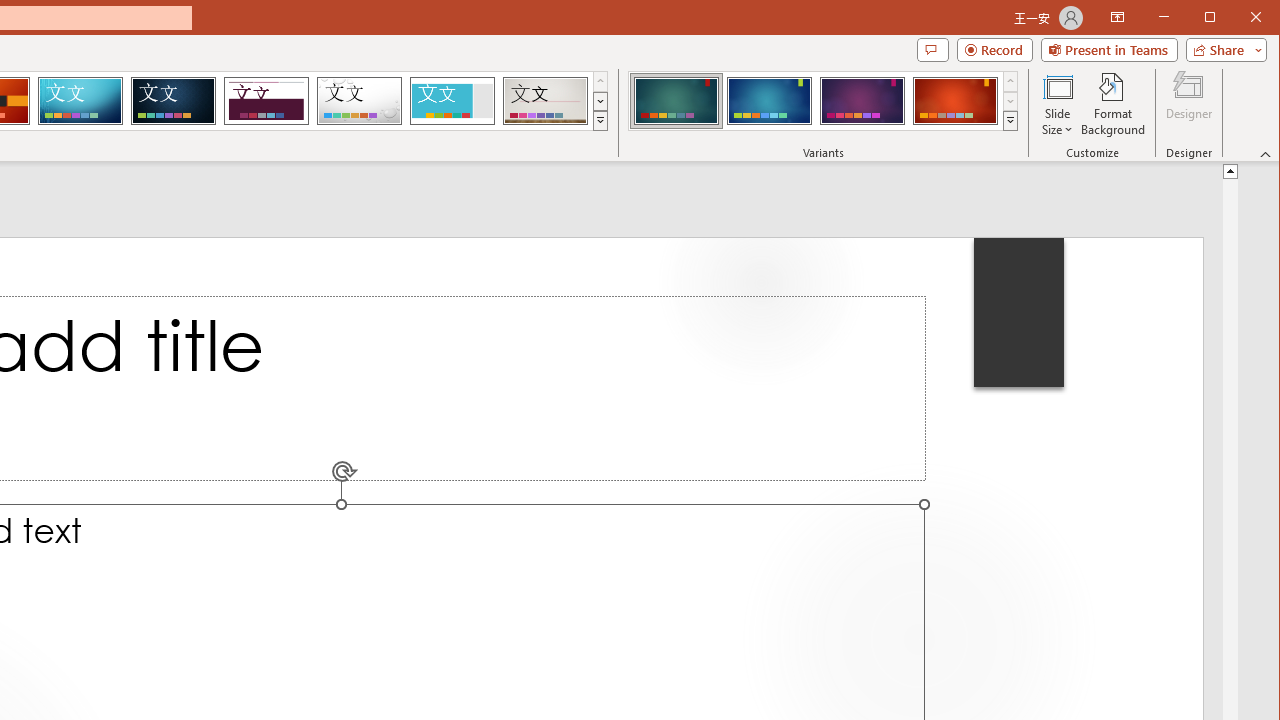 The height and width of the screenshot is (720, 1280). I want to click on 'Damask', so click(173, 100).